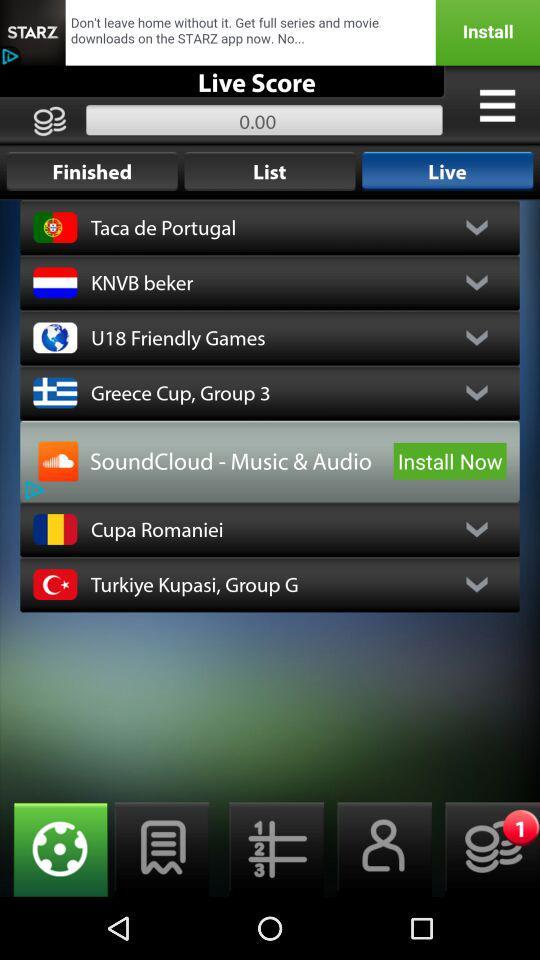  I want to click on more, so click(496, 105).